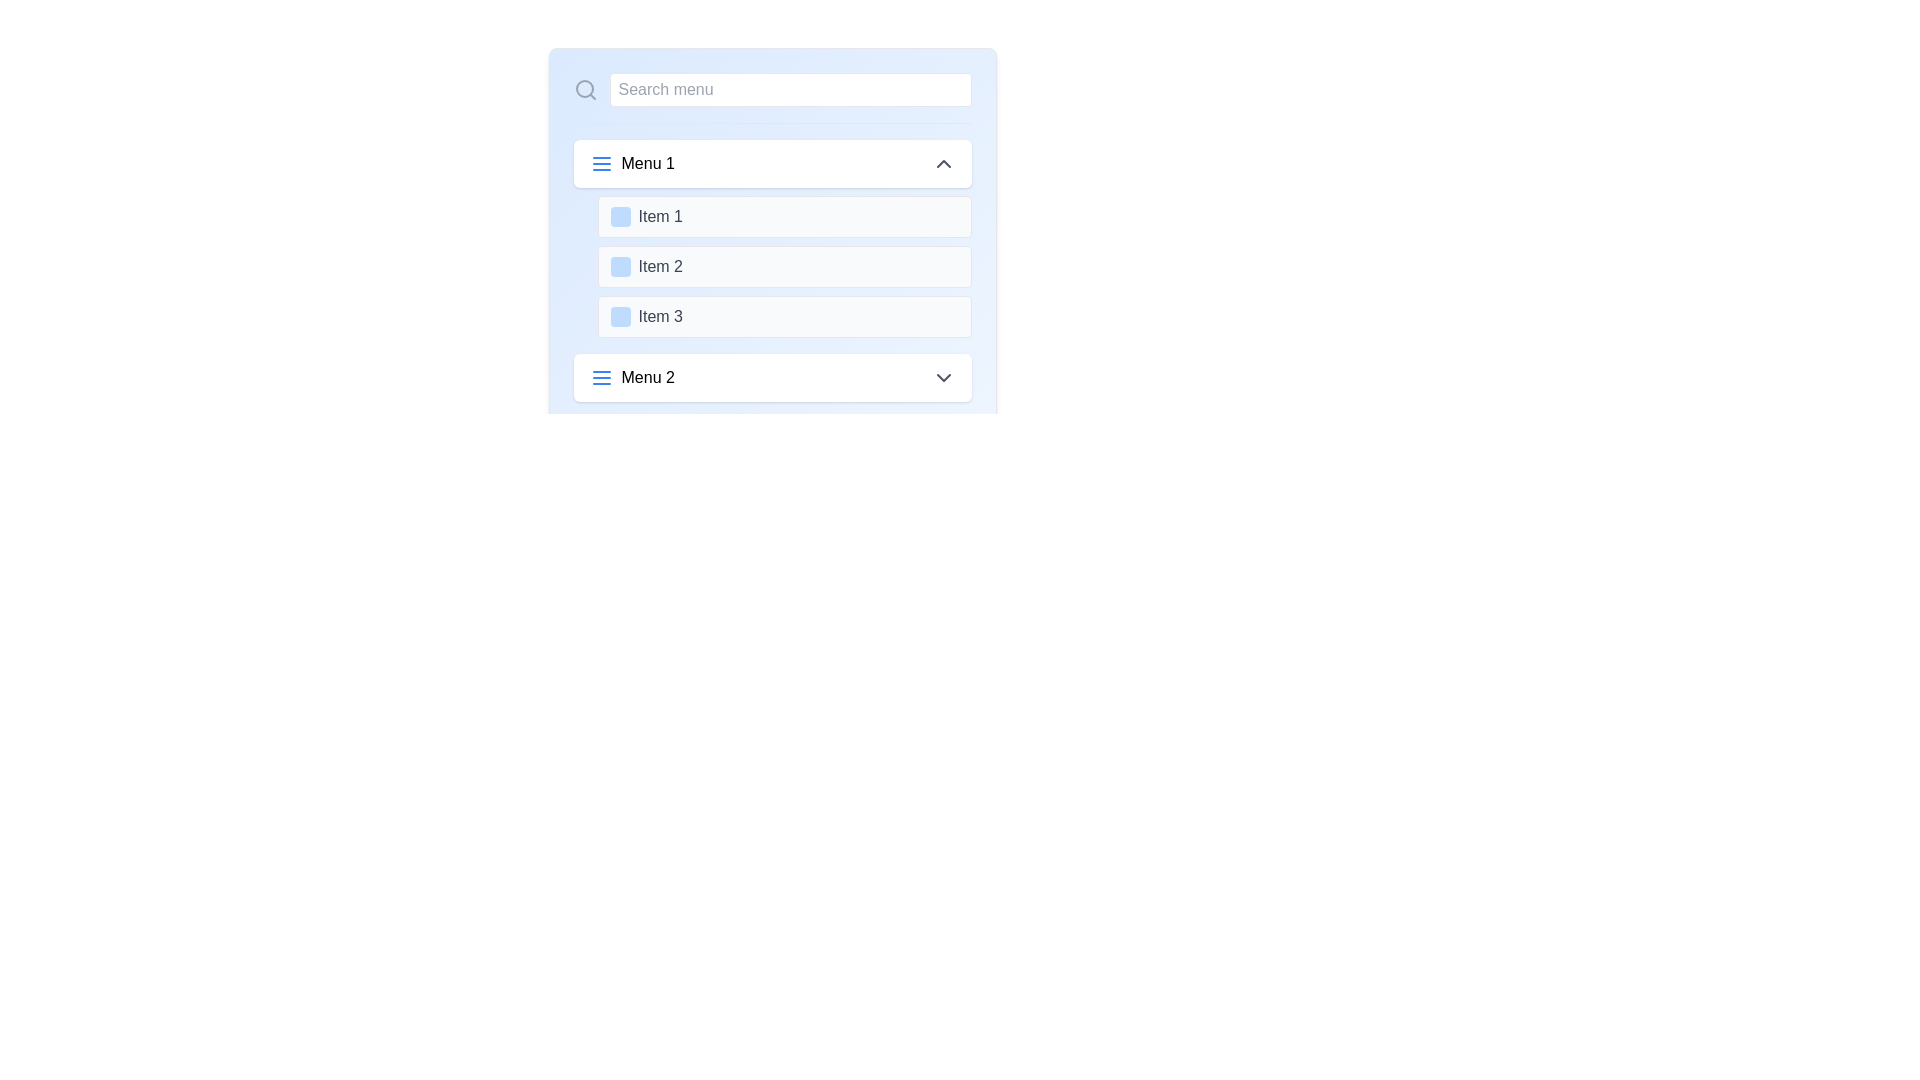  Describe the element at coordinates (783, 315) in the screenshot. I see `the third item in a stacked list of three, located between 'Item 2' above and 'Menu 2' below` at that location.